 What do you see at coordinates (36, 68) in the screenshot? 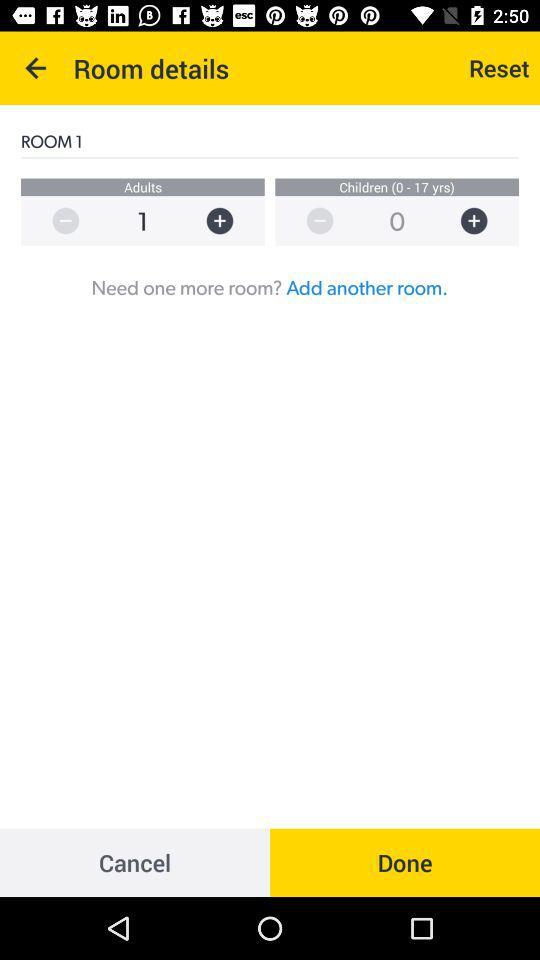
I see `the icon above the room 1 item` at bounding box center [36, 68].